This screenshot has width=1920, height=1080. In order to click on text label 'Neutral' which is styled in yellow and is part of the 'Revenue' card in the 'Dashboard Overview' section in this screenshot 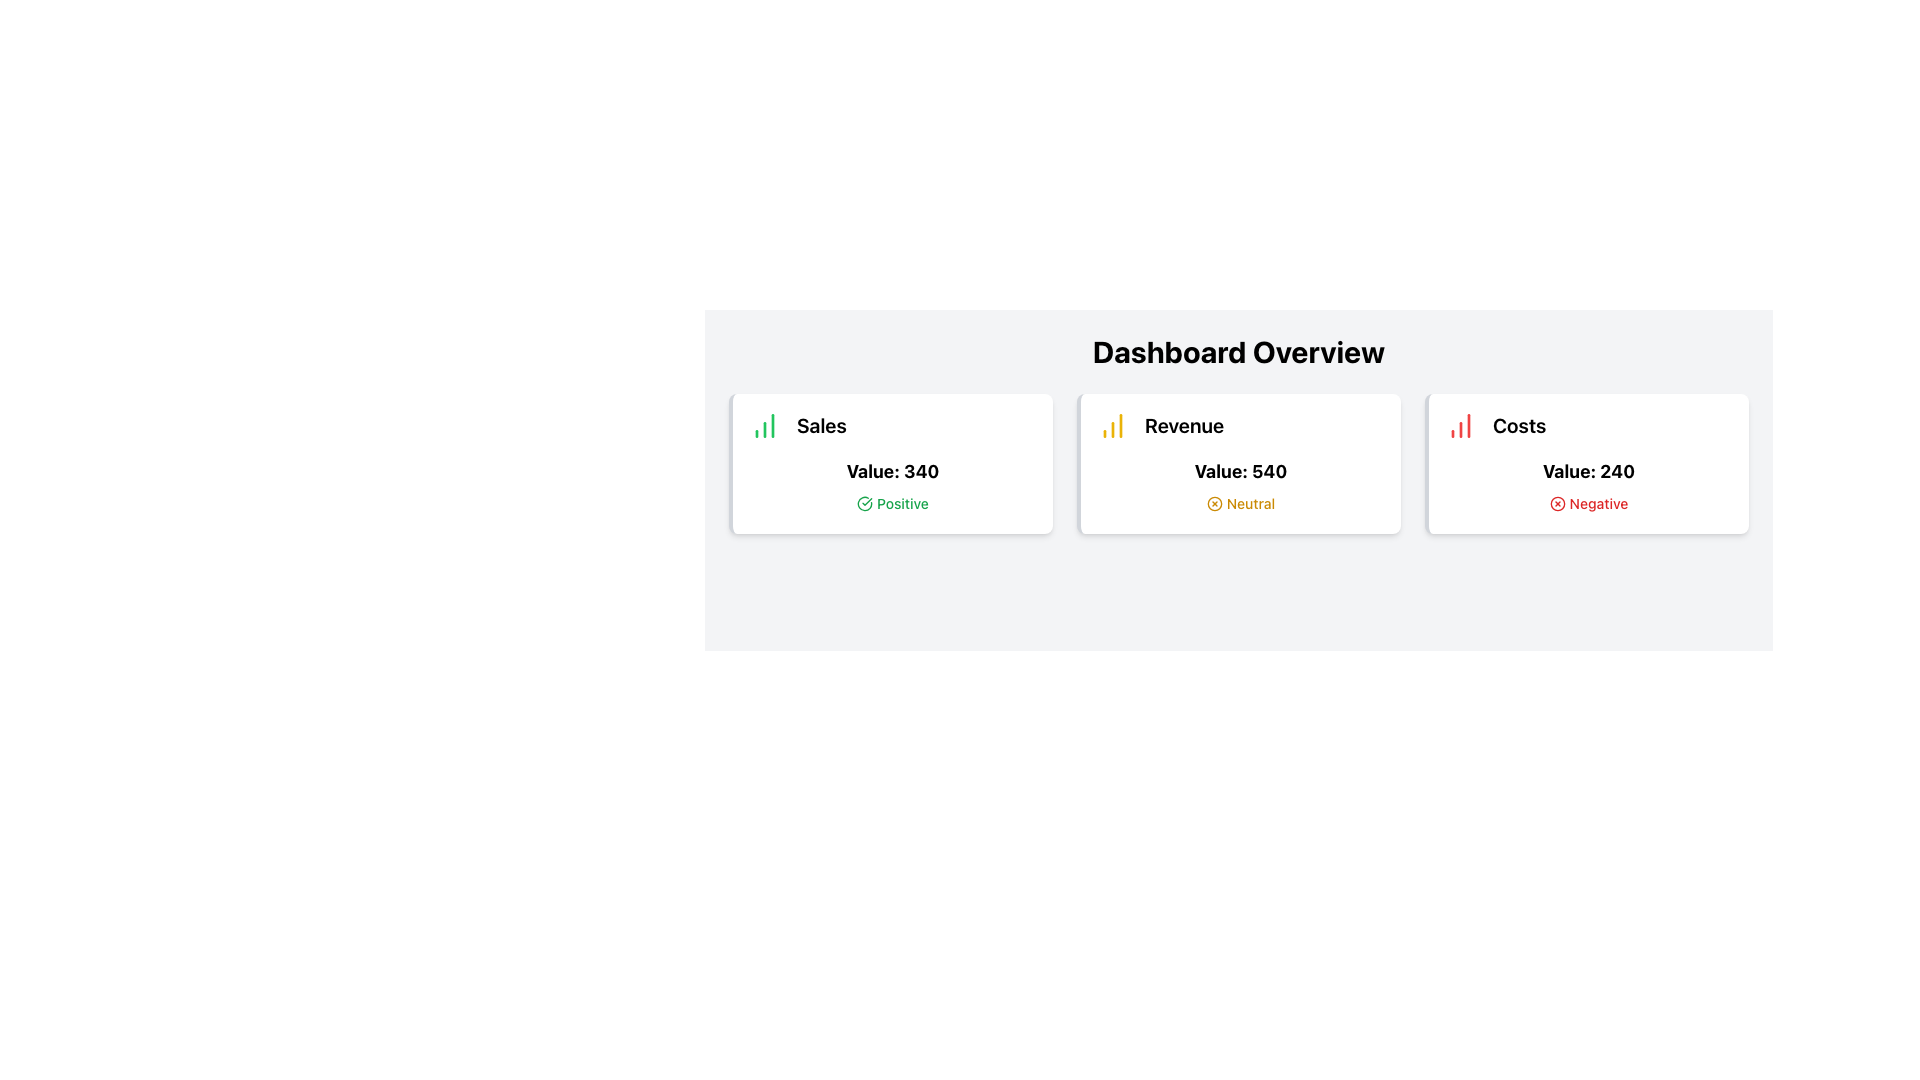, I will do `click(1250, 503)`.